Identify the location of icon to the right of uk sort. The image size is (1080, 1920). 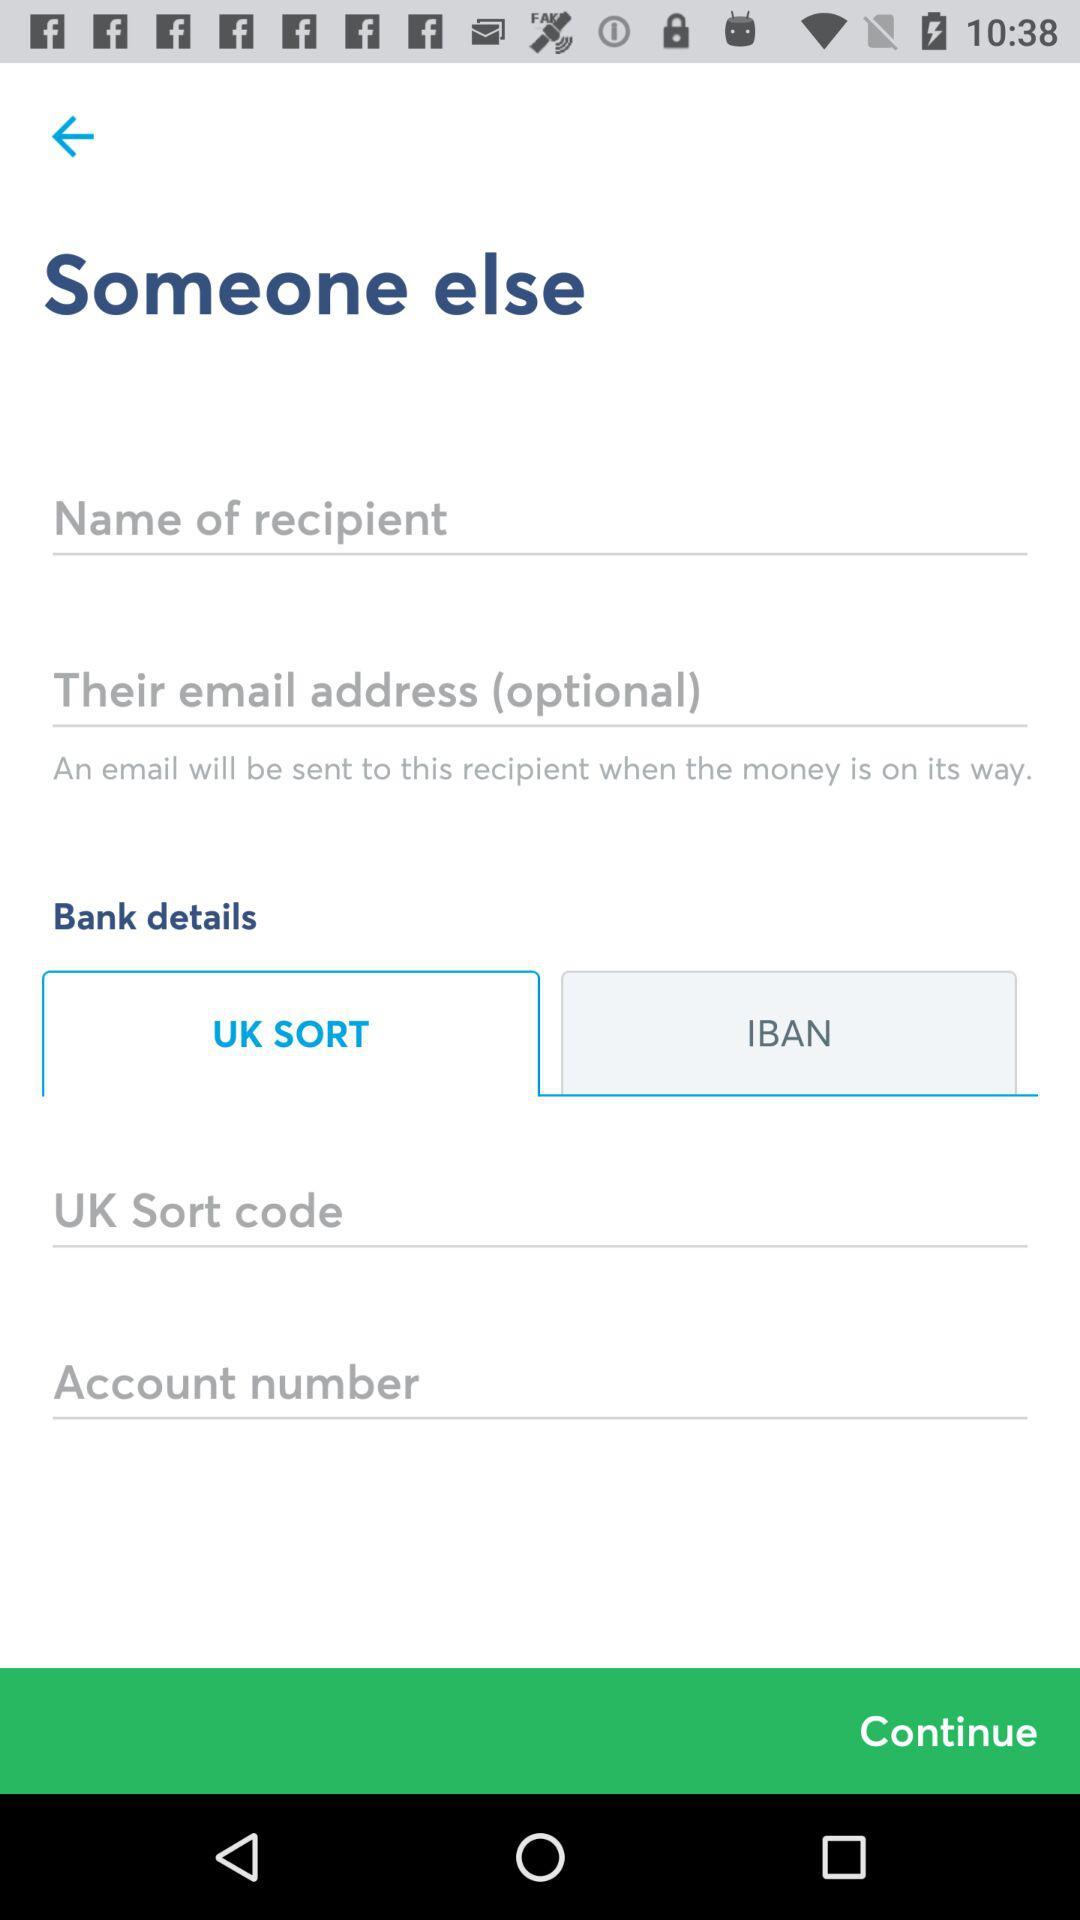
(788, 1033).